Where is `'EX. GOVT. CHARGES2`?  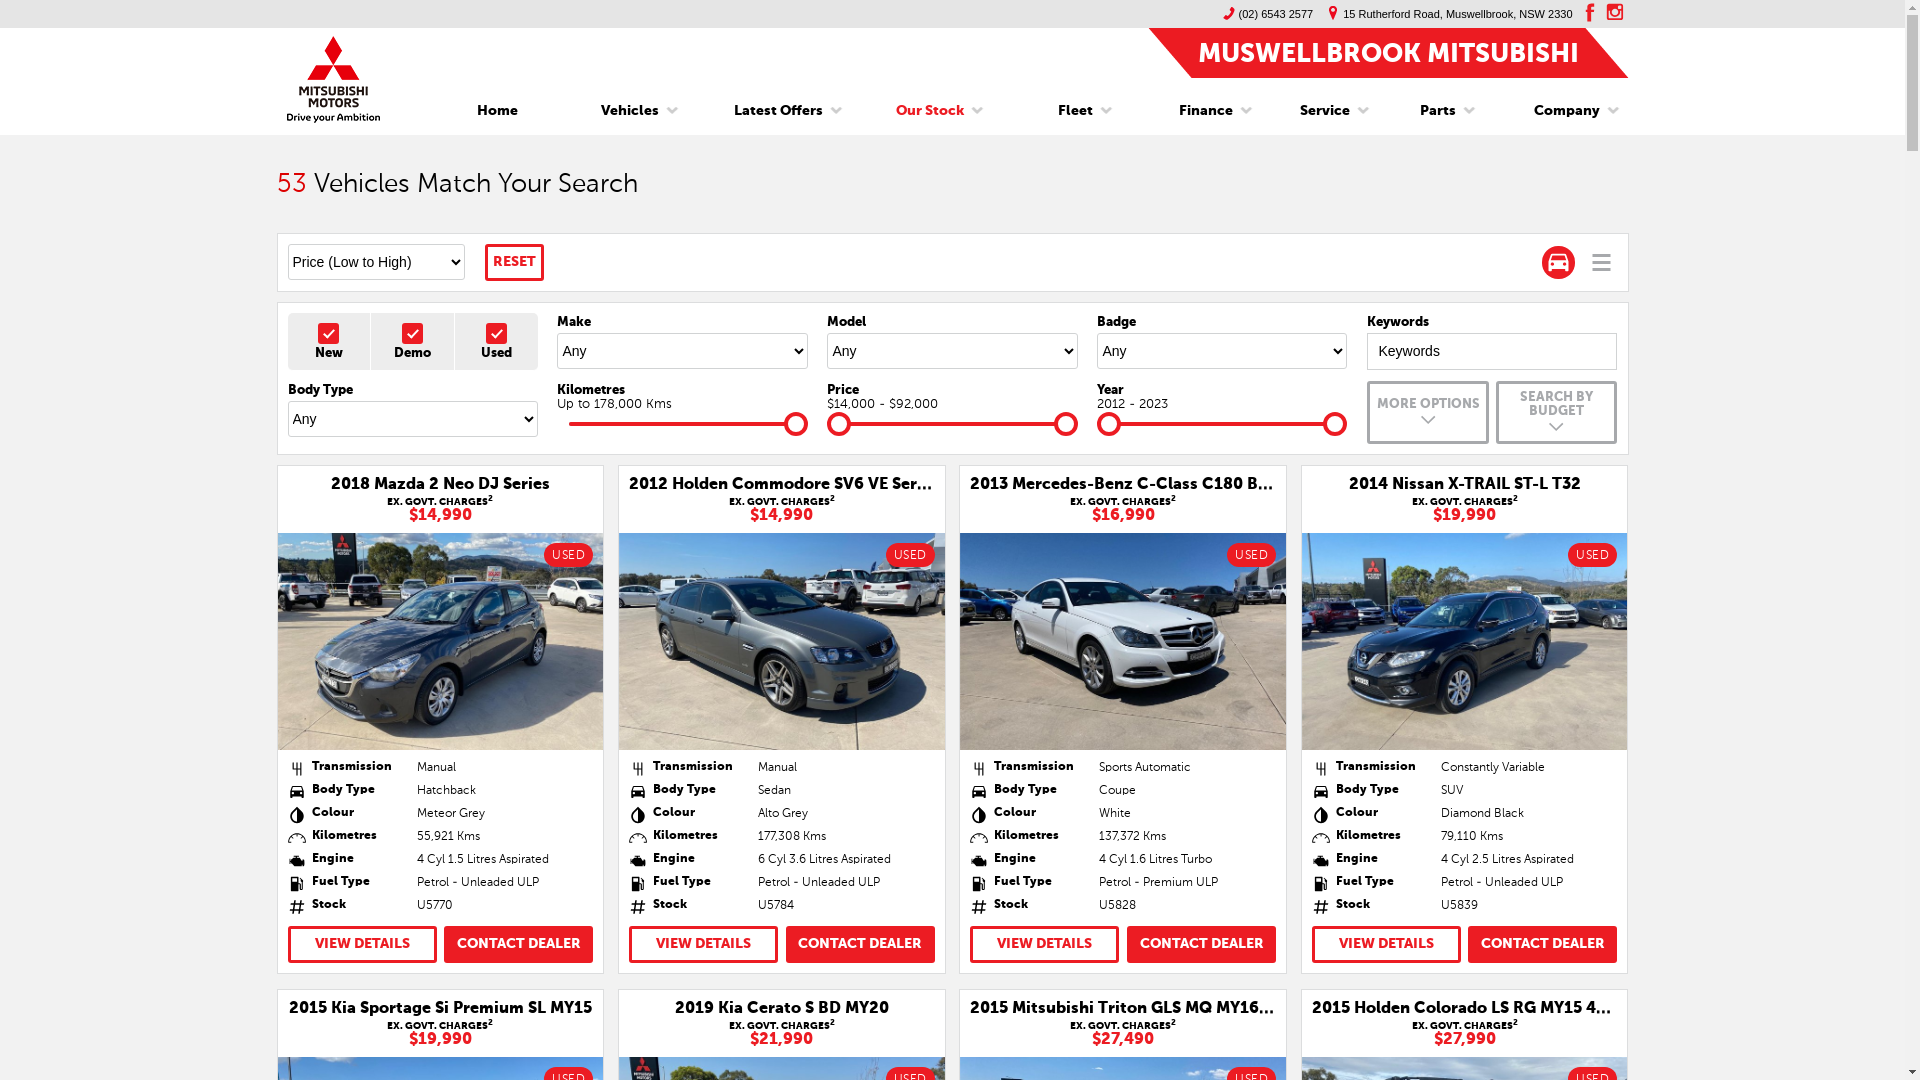
'EX. GOVT. CHARGES2 is located at coordinates (439, 507).